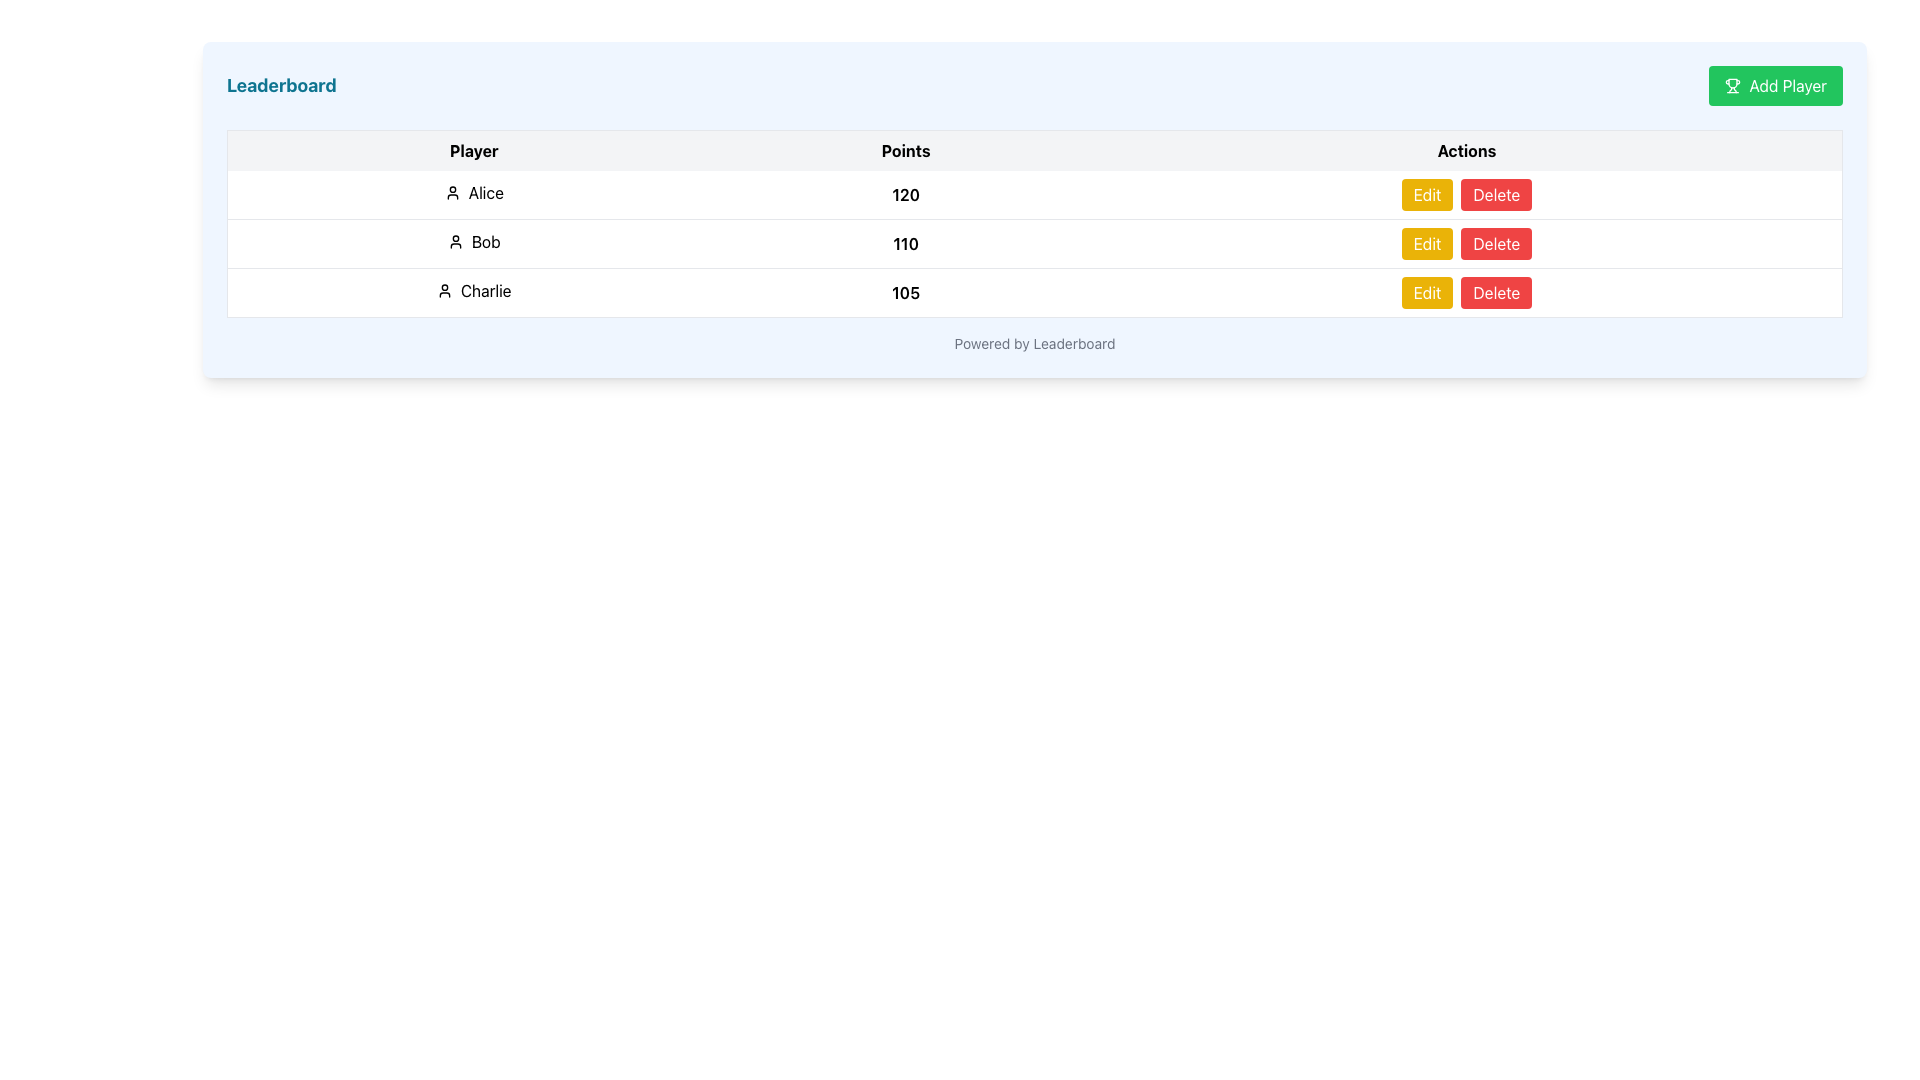 The width and height of the screenshot is (1920, 1080). I want to click on the edit button located in the 'Actions' column of the table row, which is positioned to the left of the red 'Delete' button, to change its shade, so click(1426, 242).